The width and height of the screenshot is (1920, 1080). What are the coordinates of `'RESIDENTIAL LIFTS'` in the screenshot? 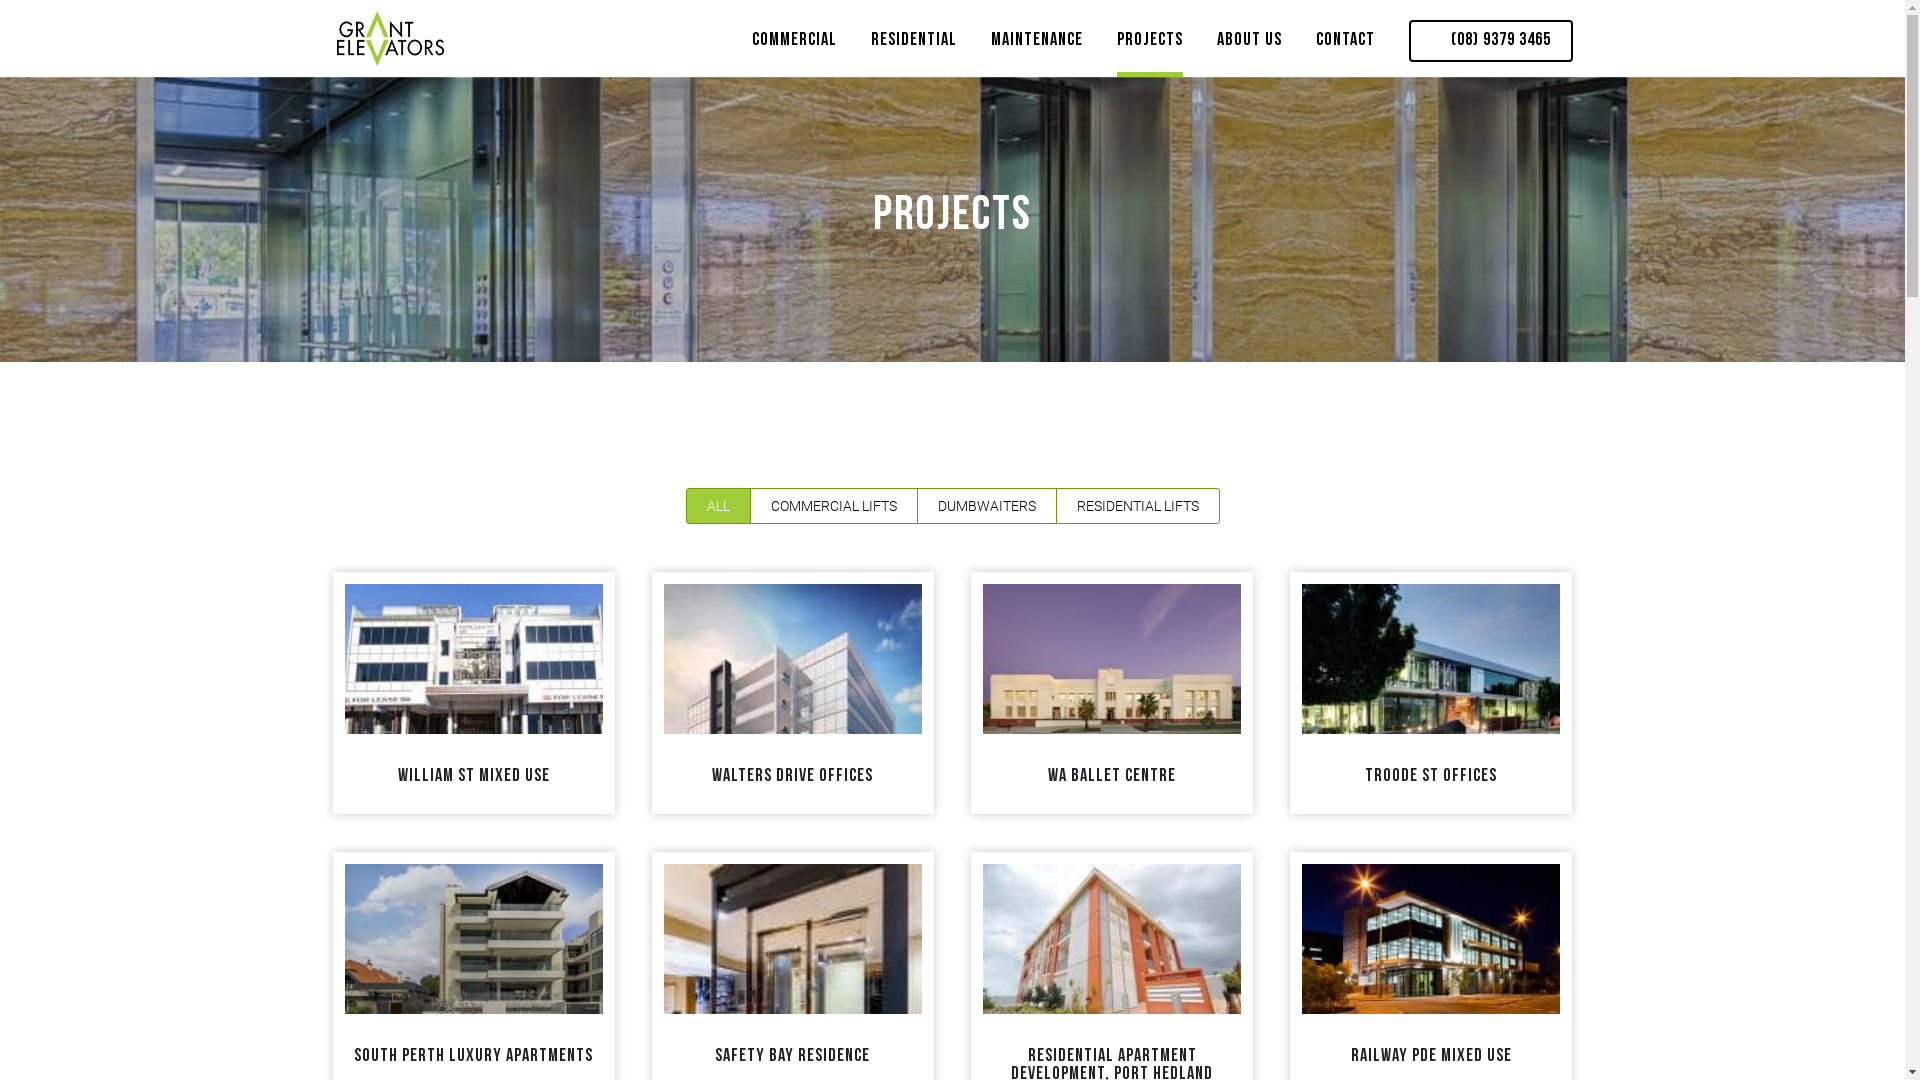 It's located at (1055, 504).